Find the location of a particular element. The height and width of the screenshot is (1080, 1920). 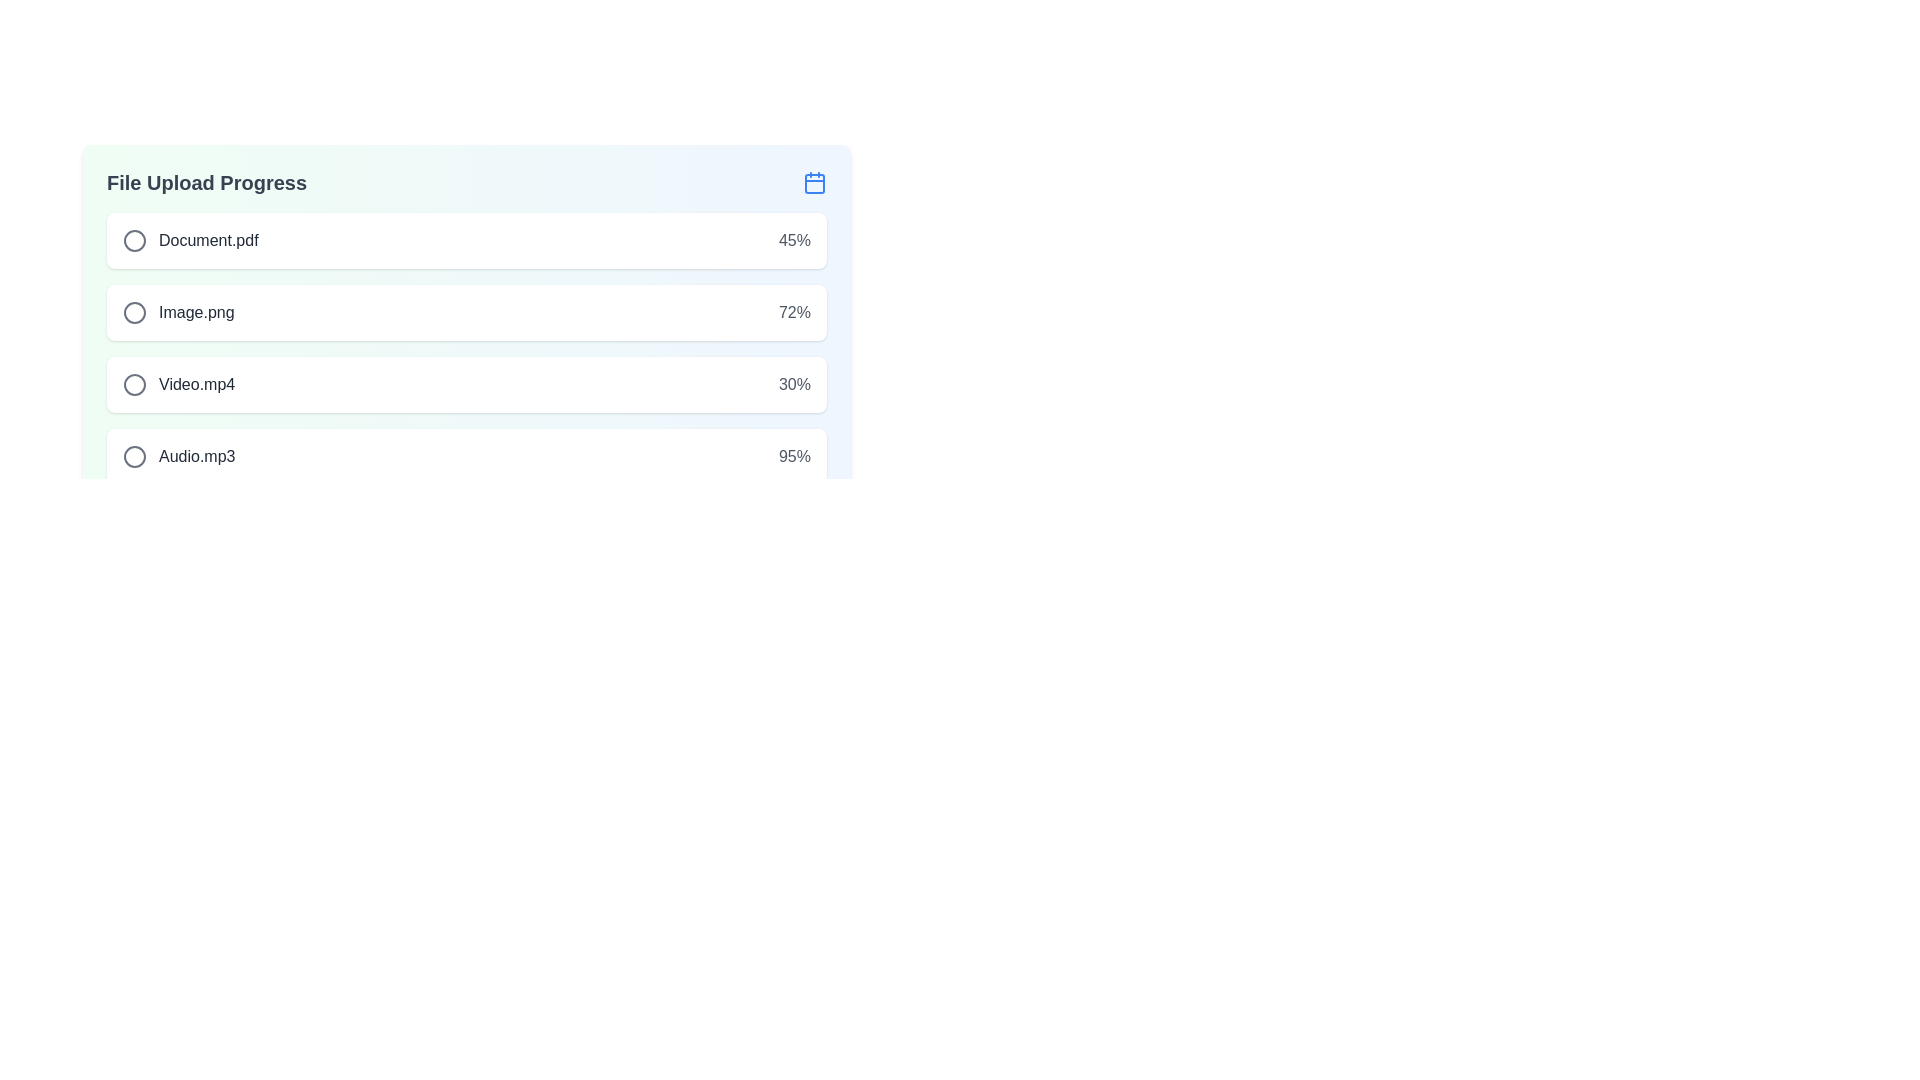

the decorative rectangle element within the SVG calendar icon, located in the upper-right quadrant of the interface, below the two vertical line markers is located at coordinates (815, 184).